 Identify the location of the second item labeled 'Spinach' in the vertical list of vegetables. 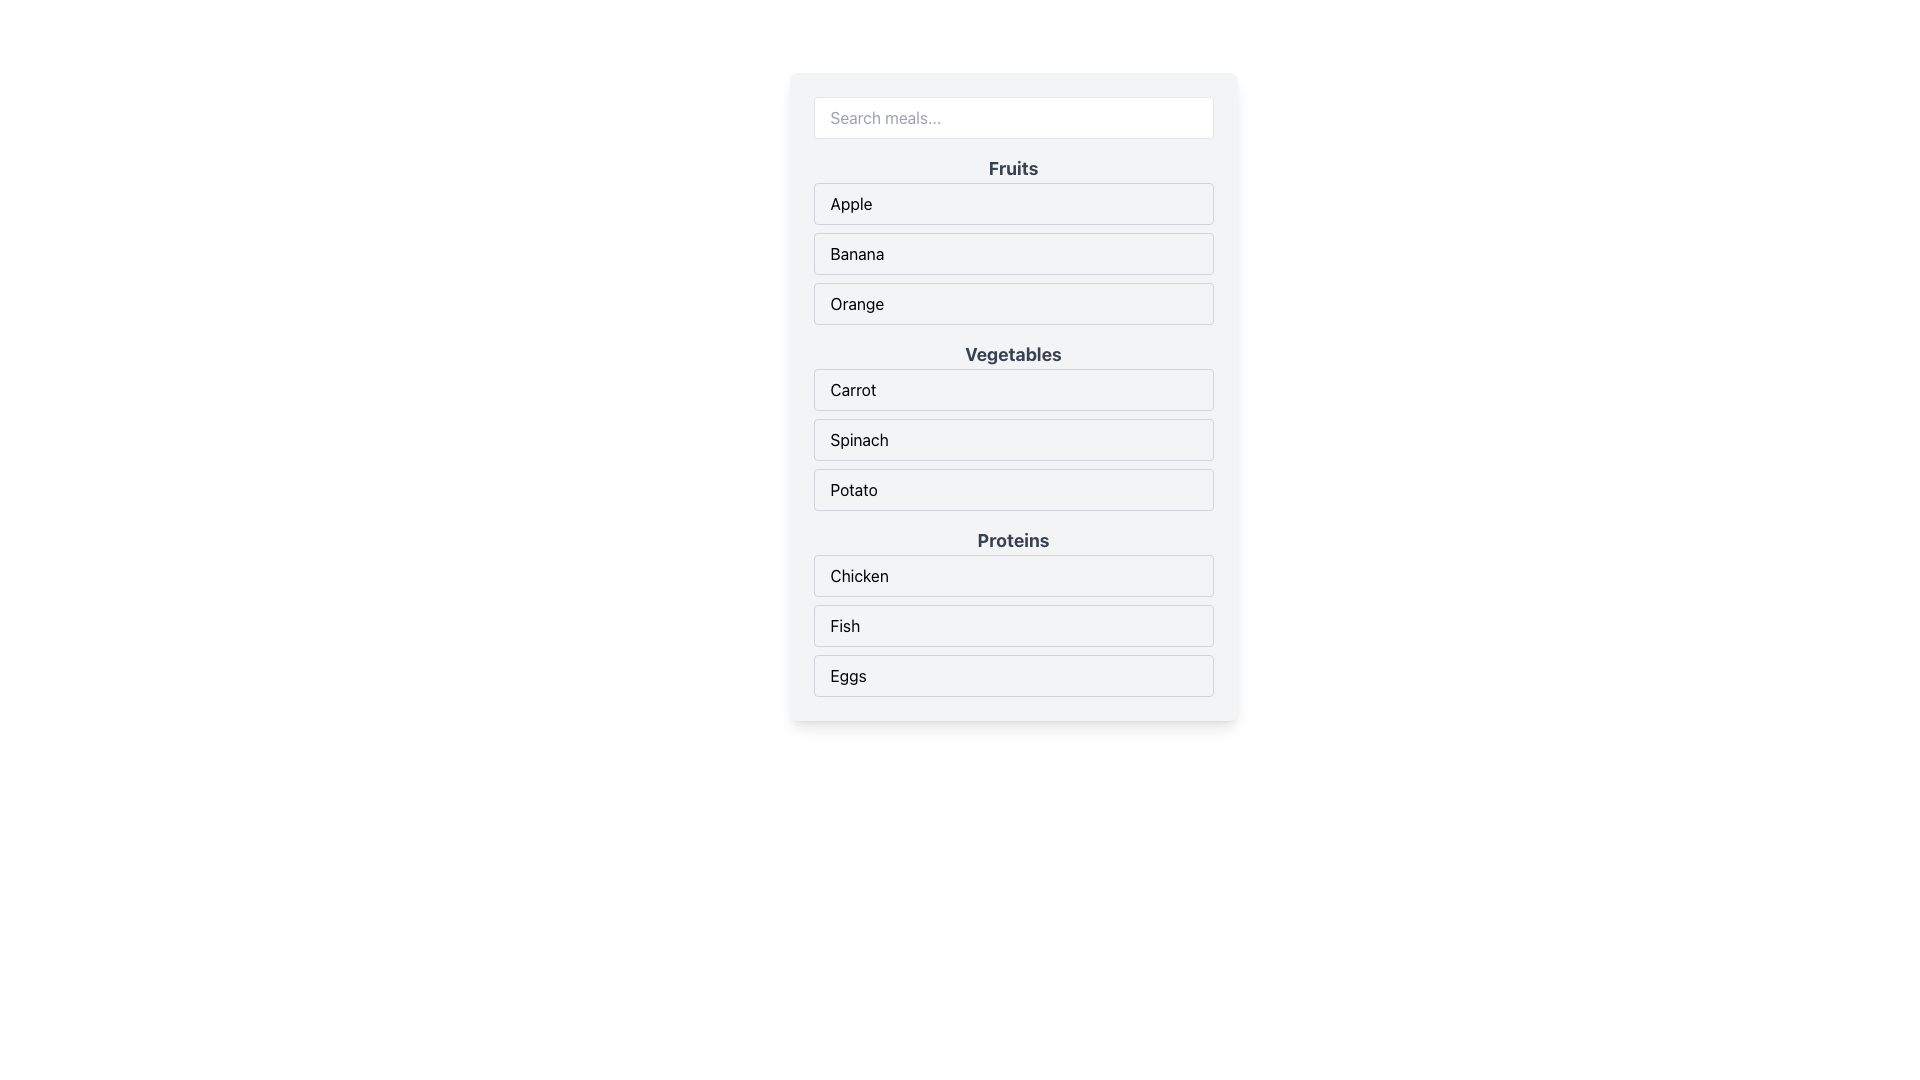
(1013, 438).